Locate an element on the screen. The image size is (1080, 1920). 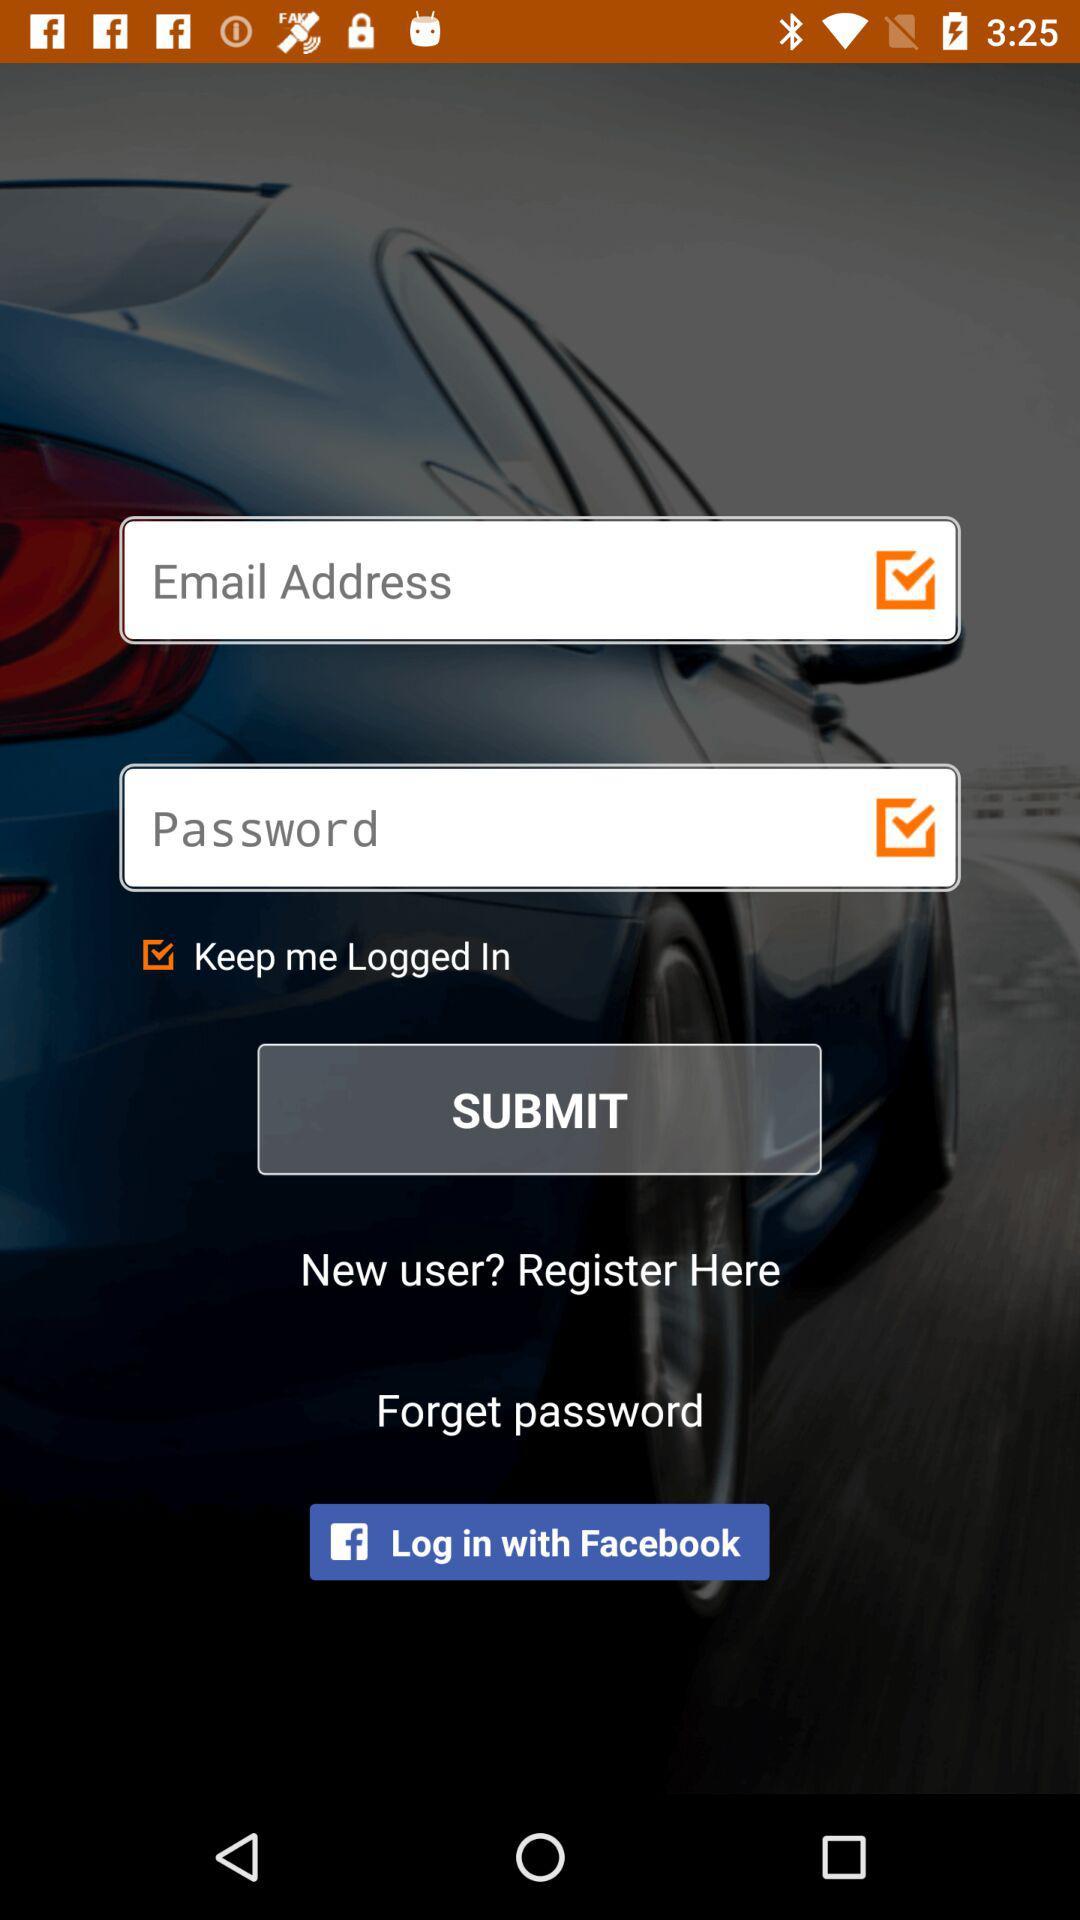
icon above new user register is located at coordinates (540, 1108).